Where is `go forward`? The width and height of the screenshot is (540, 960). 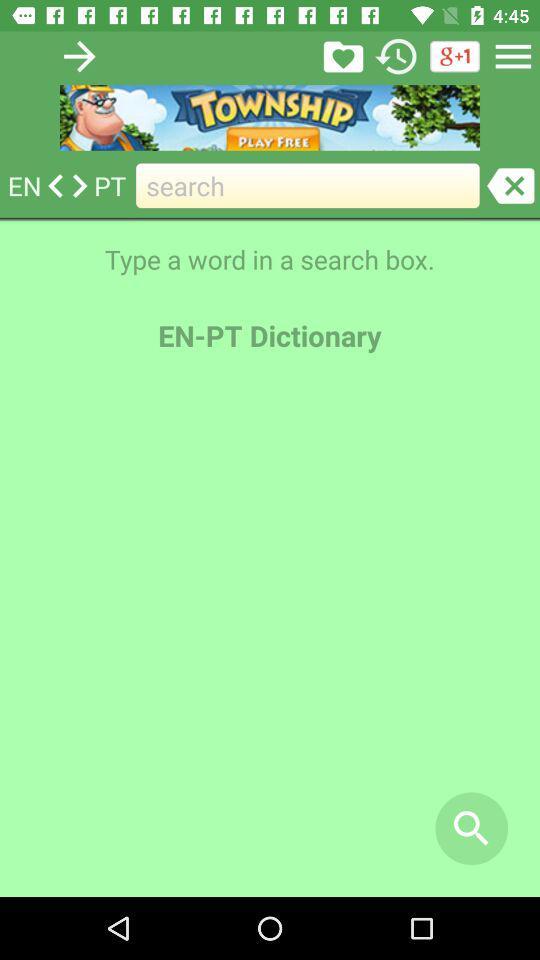 go forward is located at coordinates (78, 55).